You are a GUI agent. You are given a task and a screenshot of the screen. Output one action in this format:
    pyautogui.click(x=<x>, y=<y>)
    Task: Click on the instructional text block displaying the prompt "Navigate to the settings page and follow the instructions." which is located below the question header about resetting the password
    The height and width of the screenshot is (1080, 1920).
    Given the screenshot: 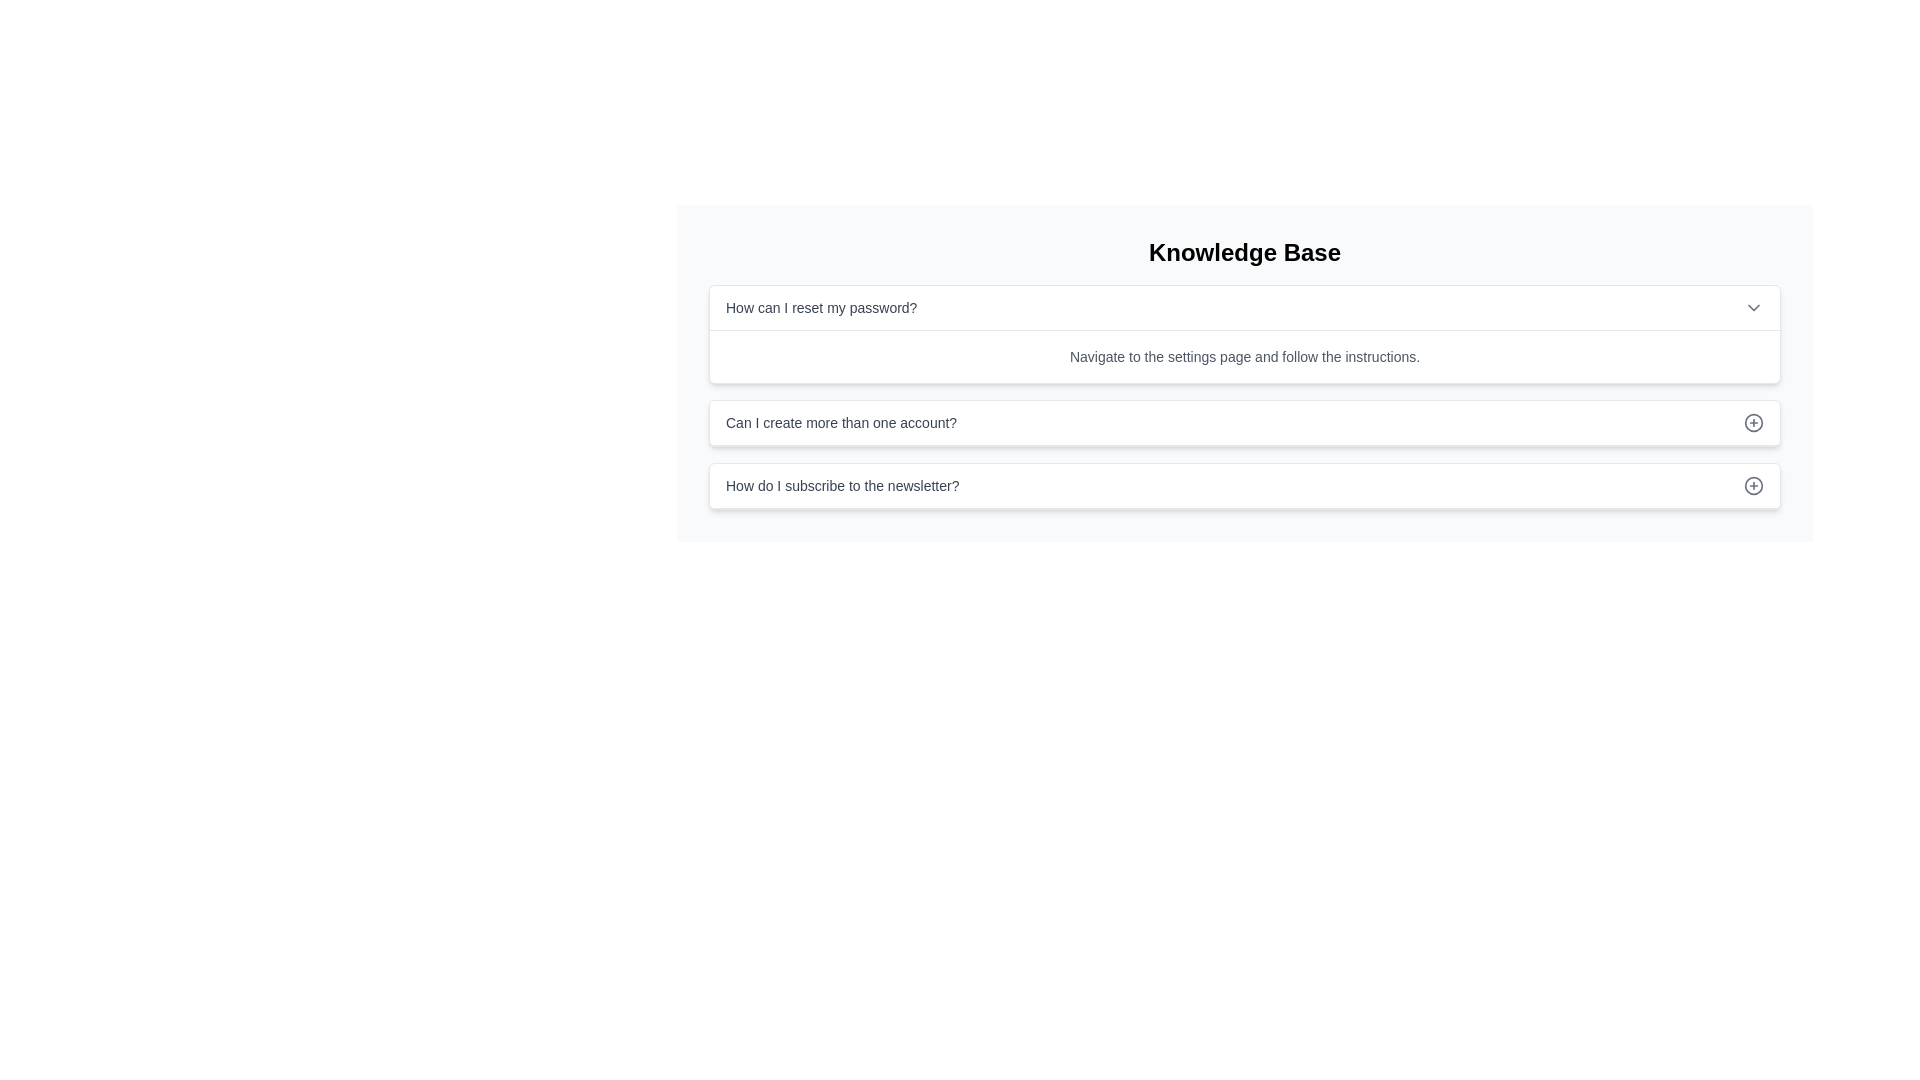 What is the action you would take?
    pyautogui.click(x=1243, y=356)
    